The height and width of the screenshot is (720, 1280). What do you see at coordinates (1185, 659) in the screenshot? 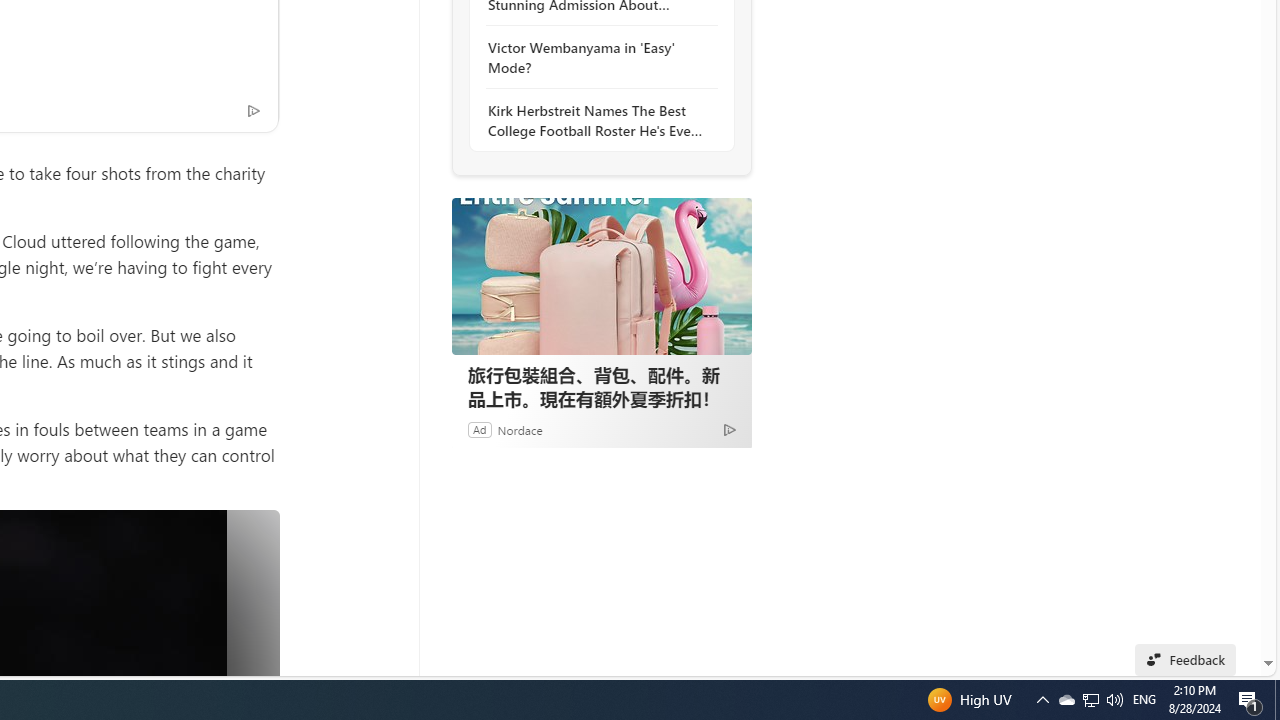
I see `'Feedback'` at bounding box center [1185, 659].